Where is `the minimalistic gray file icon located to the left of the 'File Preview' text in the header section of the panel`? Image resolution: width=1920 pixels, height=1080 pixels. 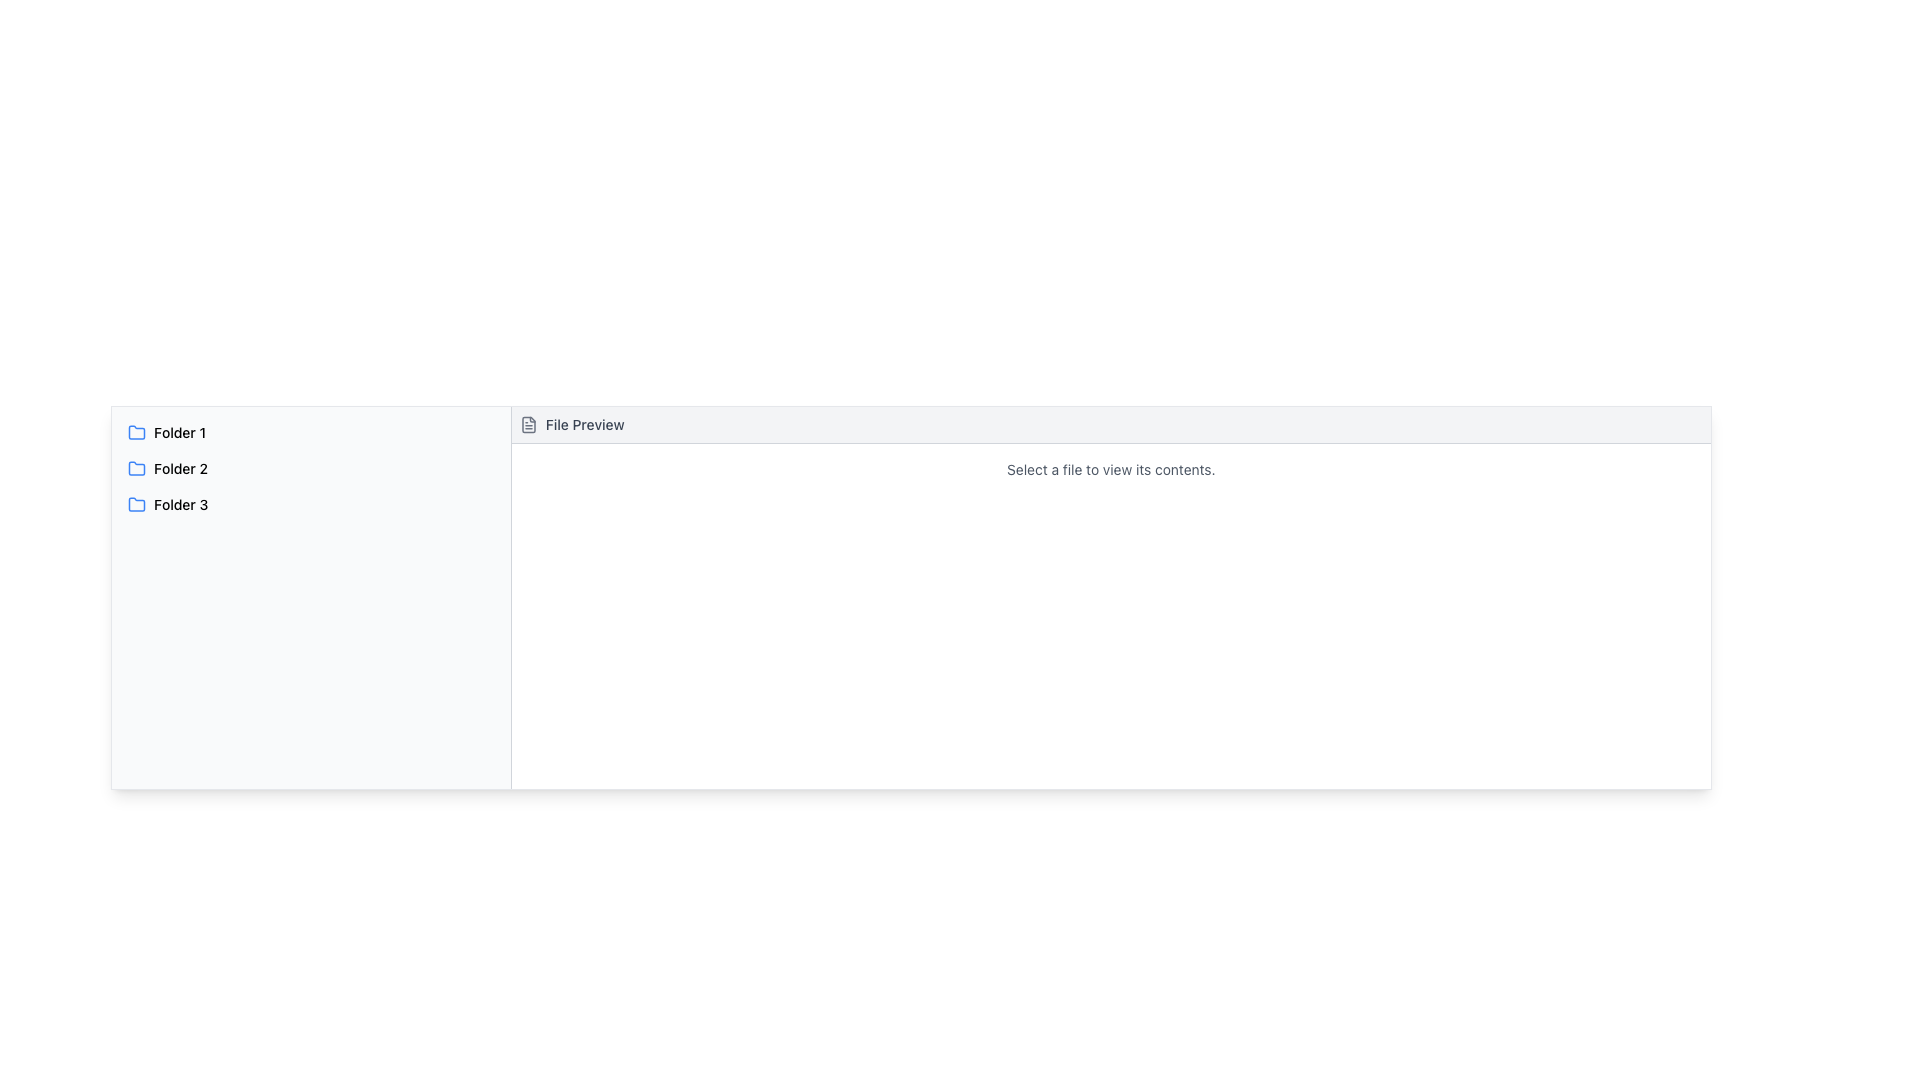 the minimalistic gray file icon located to the left of the 'File Preview' text in the header section of the panel is located at coordinates (528, 423).